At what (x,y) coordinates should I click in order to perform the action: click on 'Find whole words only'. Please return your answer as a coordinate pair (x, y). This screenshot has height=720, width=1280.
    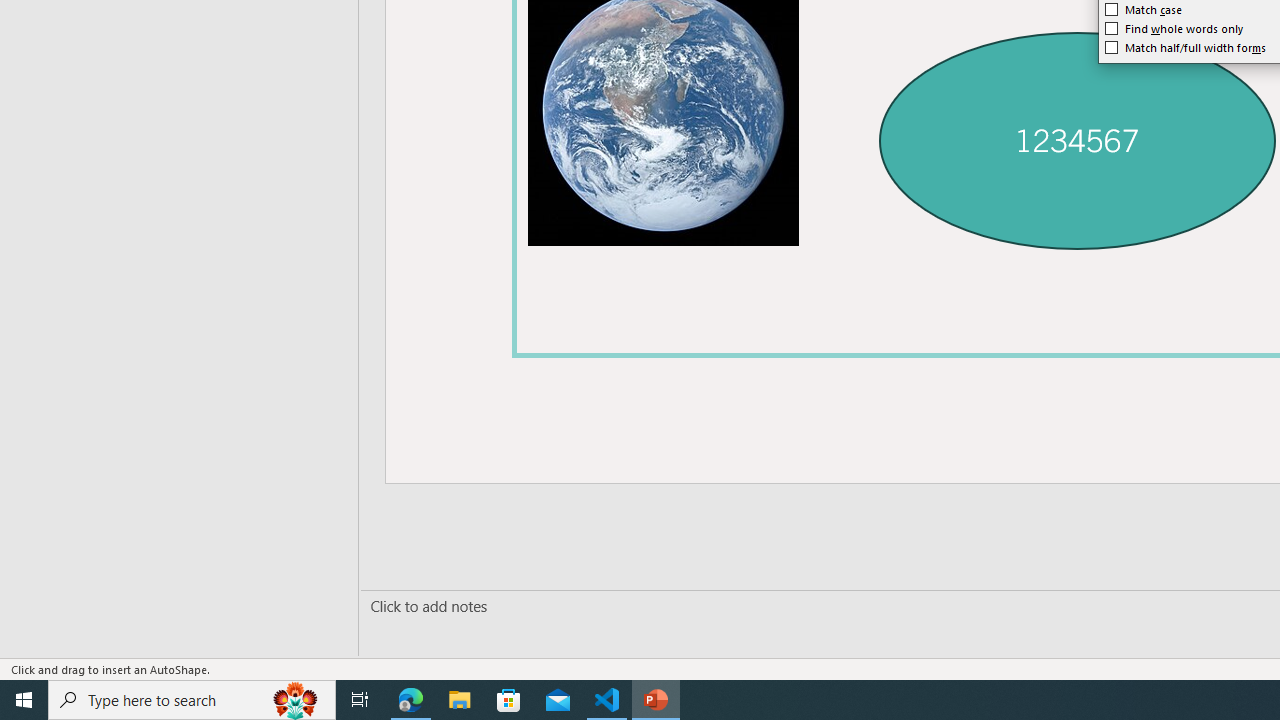
    Looking at the image, I should click on (1175, 28).